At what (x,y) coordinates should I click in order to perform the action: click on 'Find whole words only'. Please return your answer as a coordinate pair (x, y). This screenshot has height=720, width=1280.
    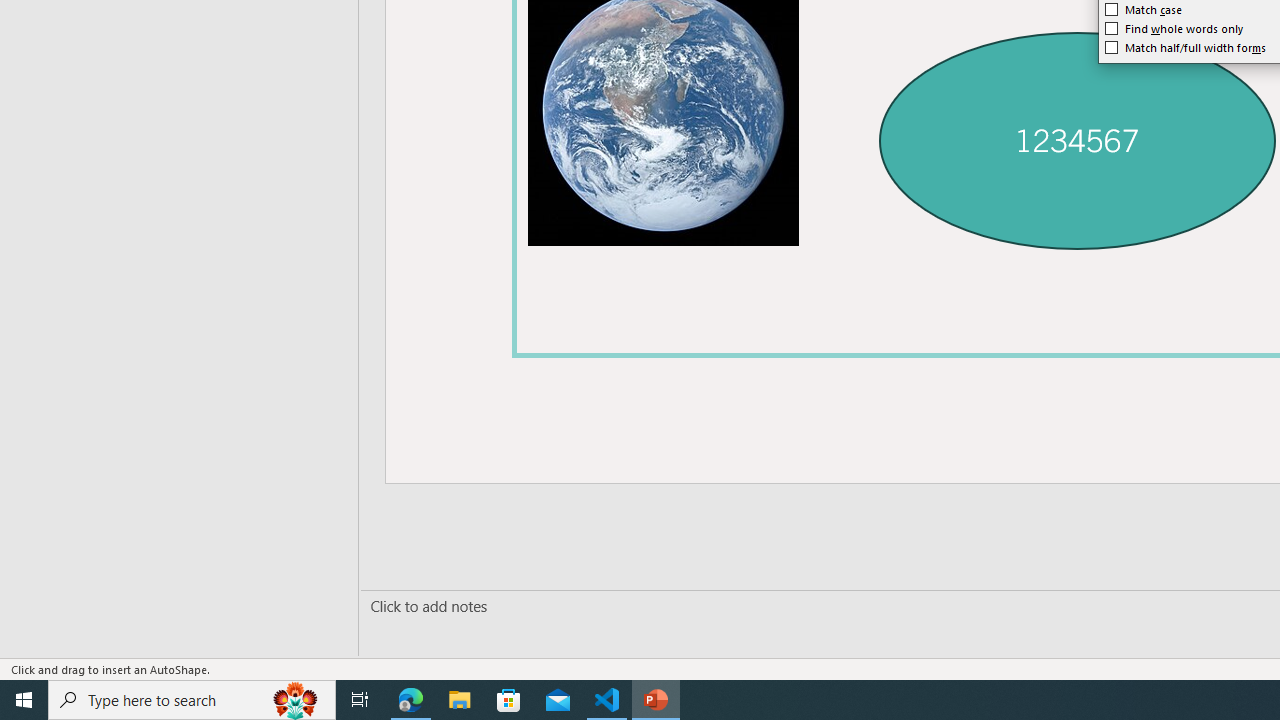
    Looking at the image, I should click on (1175, 28).